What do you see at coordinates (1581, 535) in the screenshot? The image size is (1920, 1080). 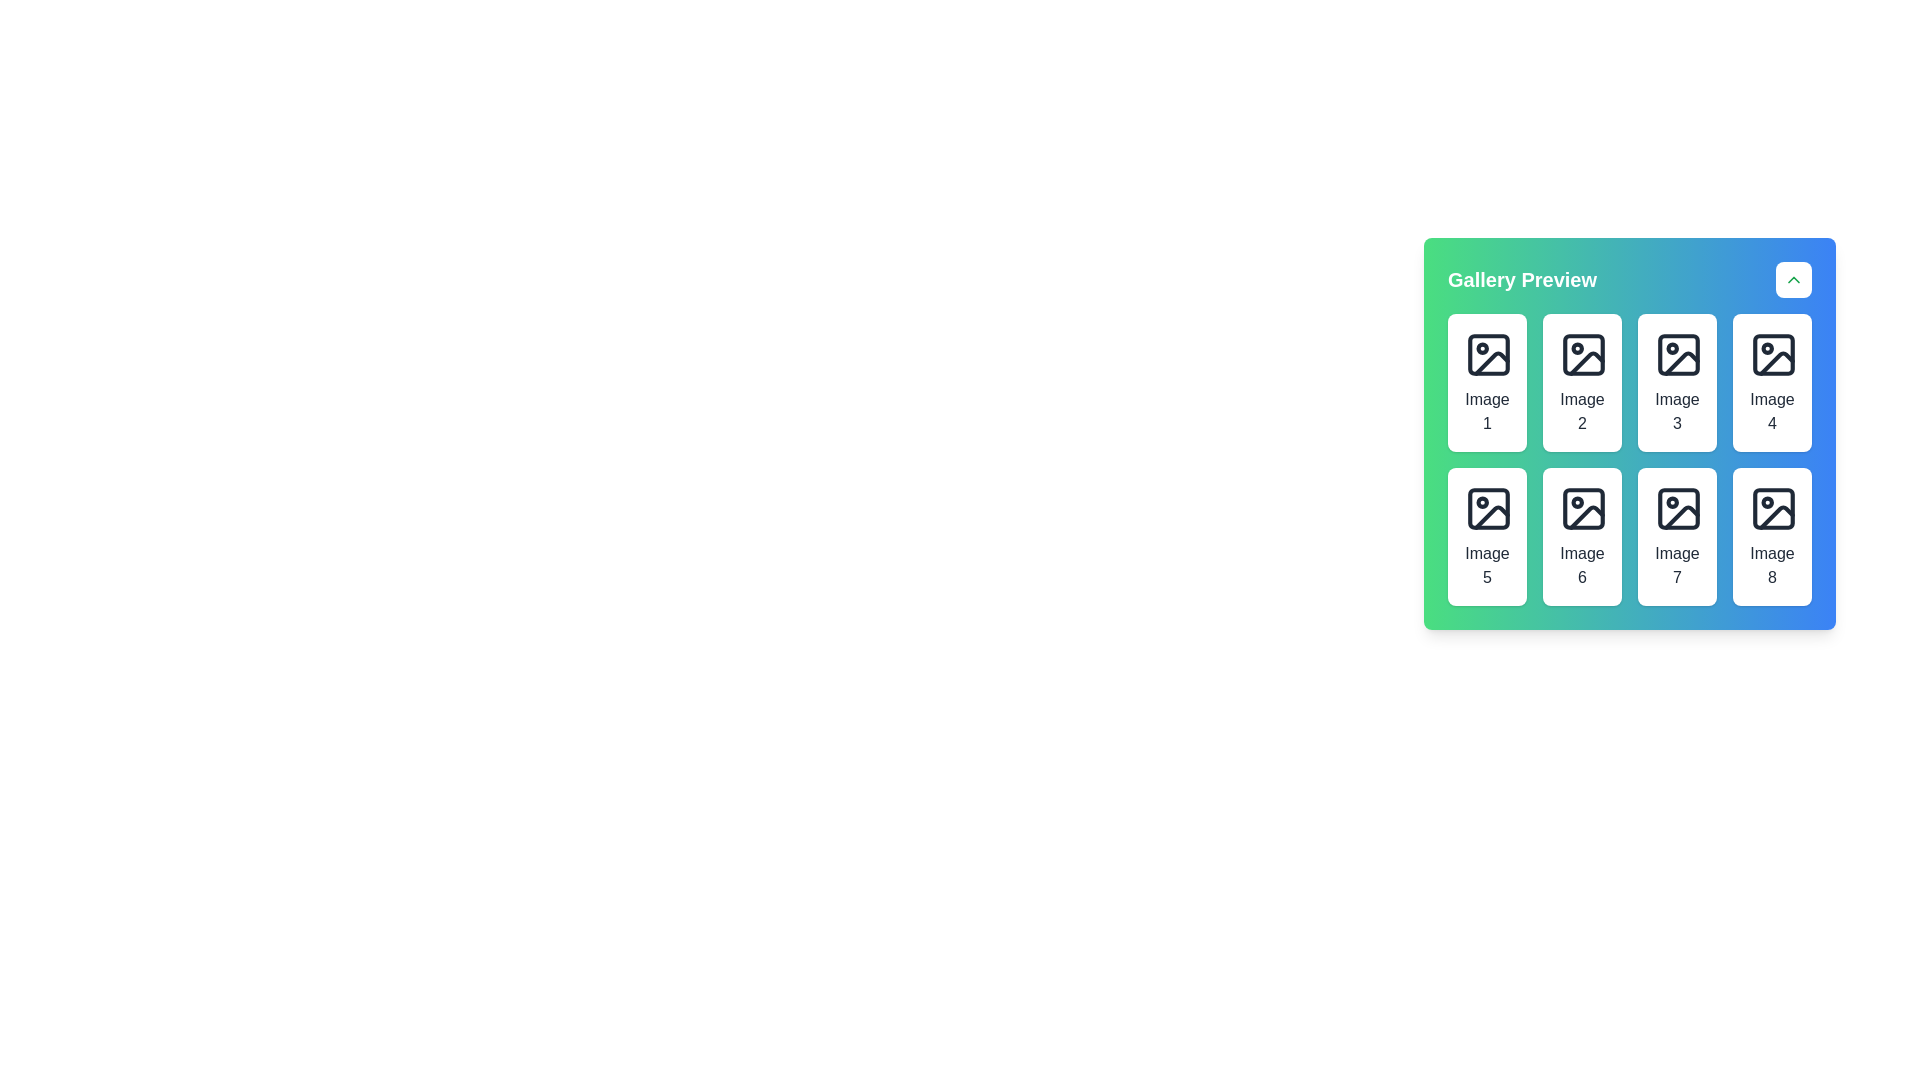 I see `the gallery item representing 'Image 6' located in the lower row, second column of a 4x2 grid` at bounding box center [1581, 535].